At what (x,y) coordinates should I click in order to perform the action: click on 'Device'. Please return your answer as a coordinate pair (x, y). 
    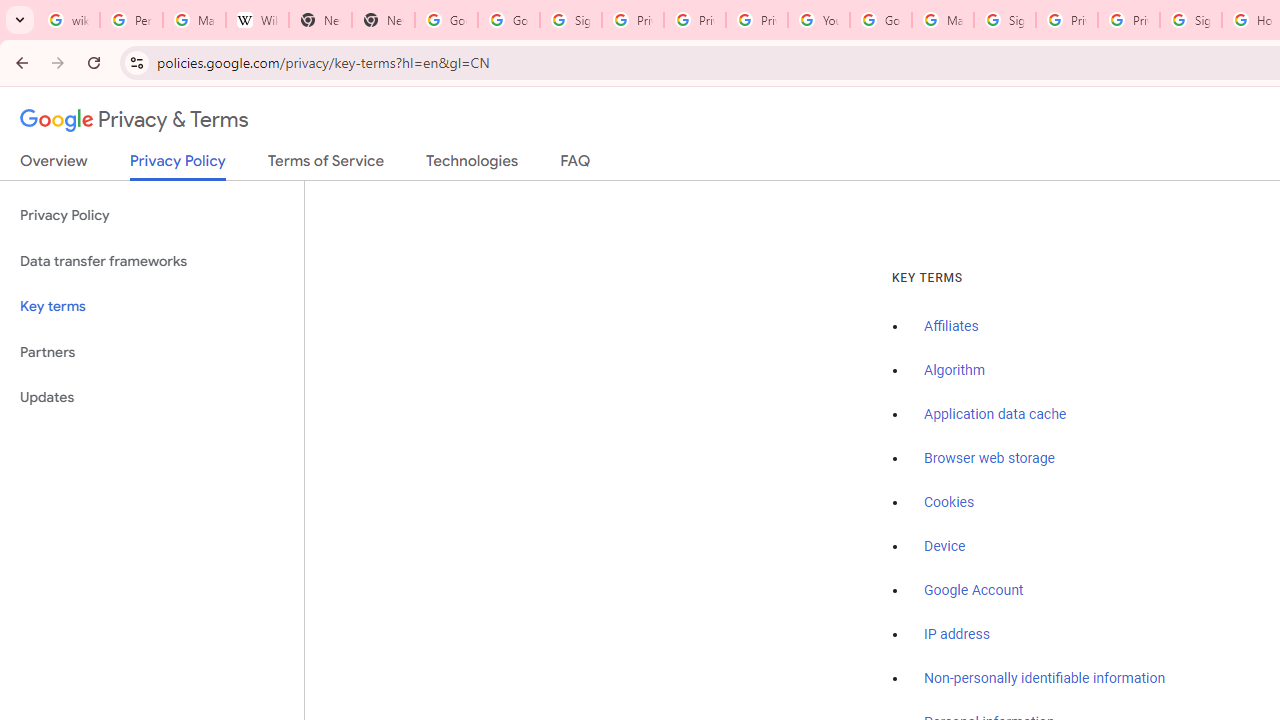
    Looking at the image, I should click on (944, 546).